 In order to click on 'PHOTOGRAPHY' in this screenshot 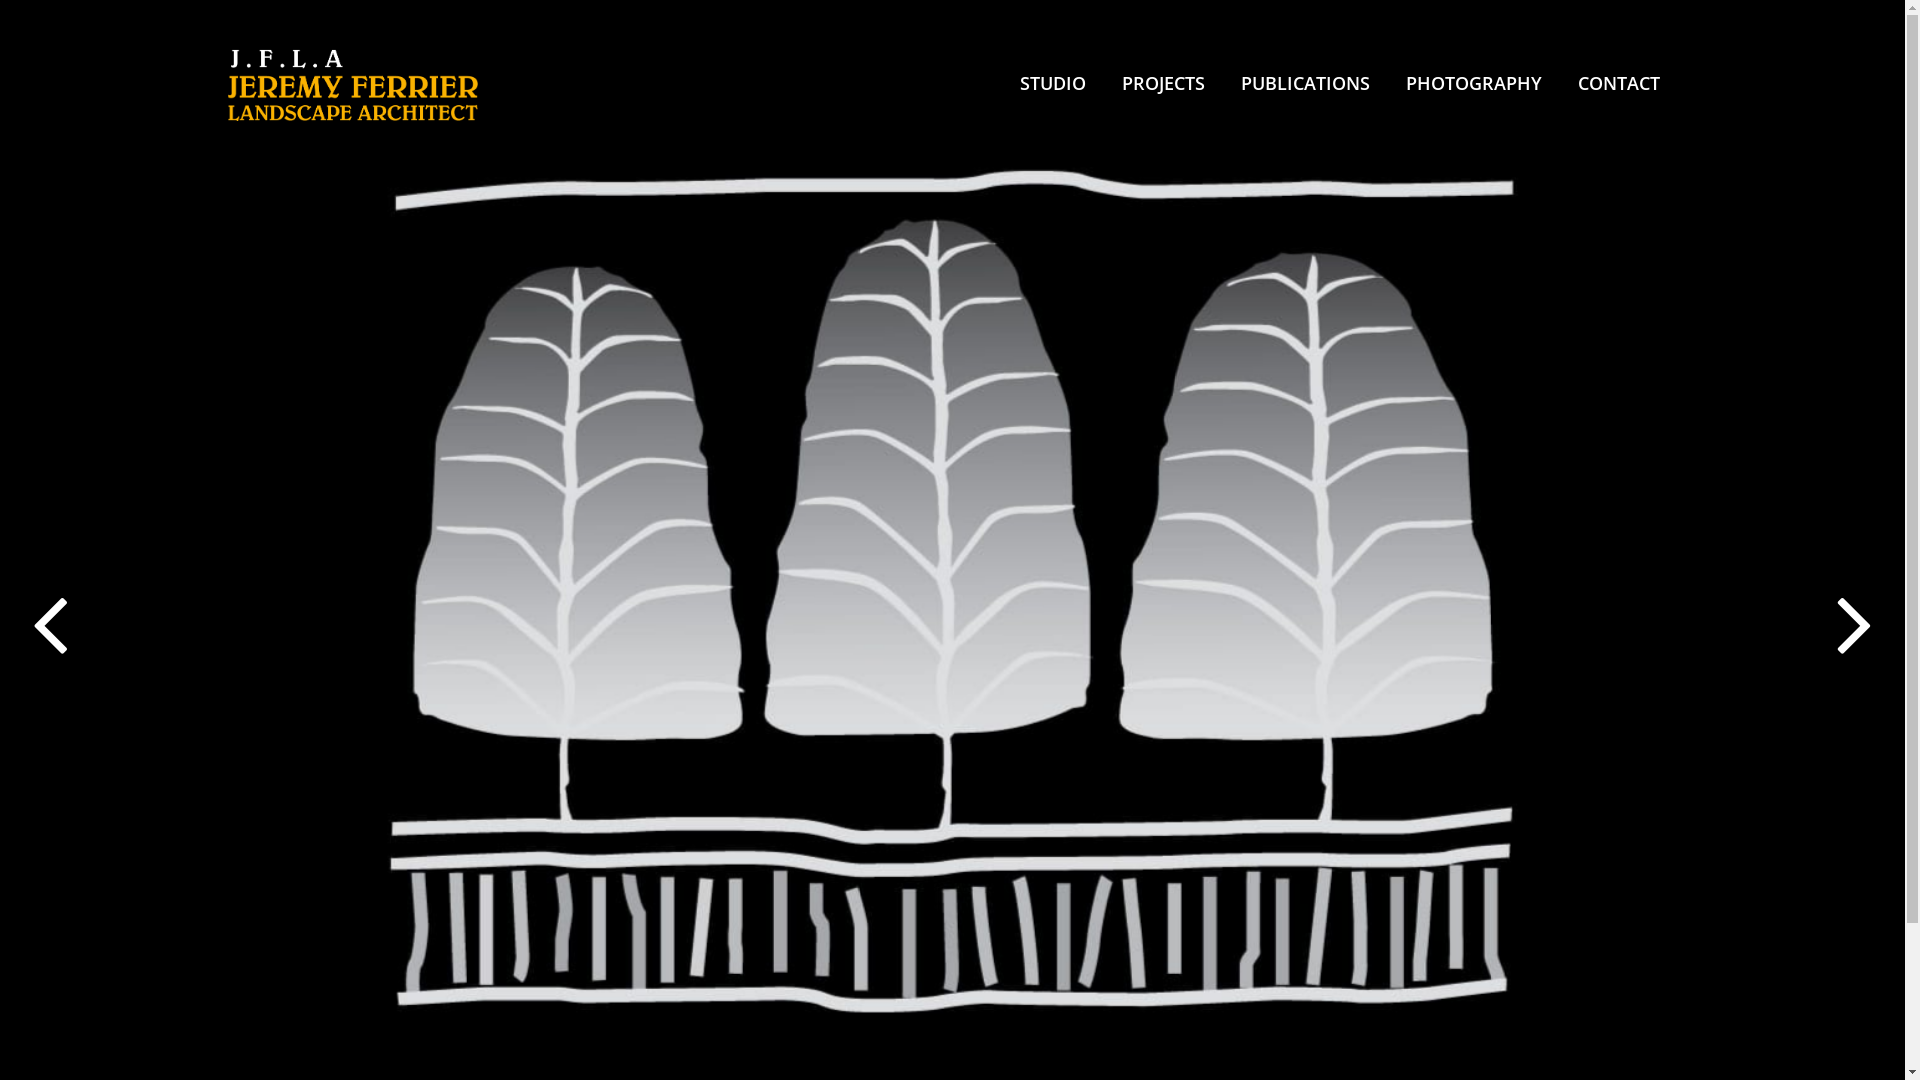, I will do `click(1473, 82)`.